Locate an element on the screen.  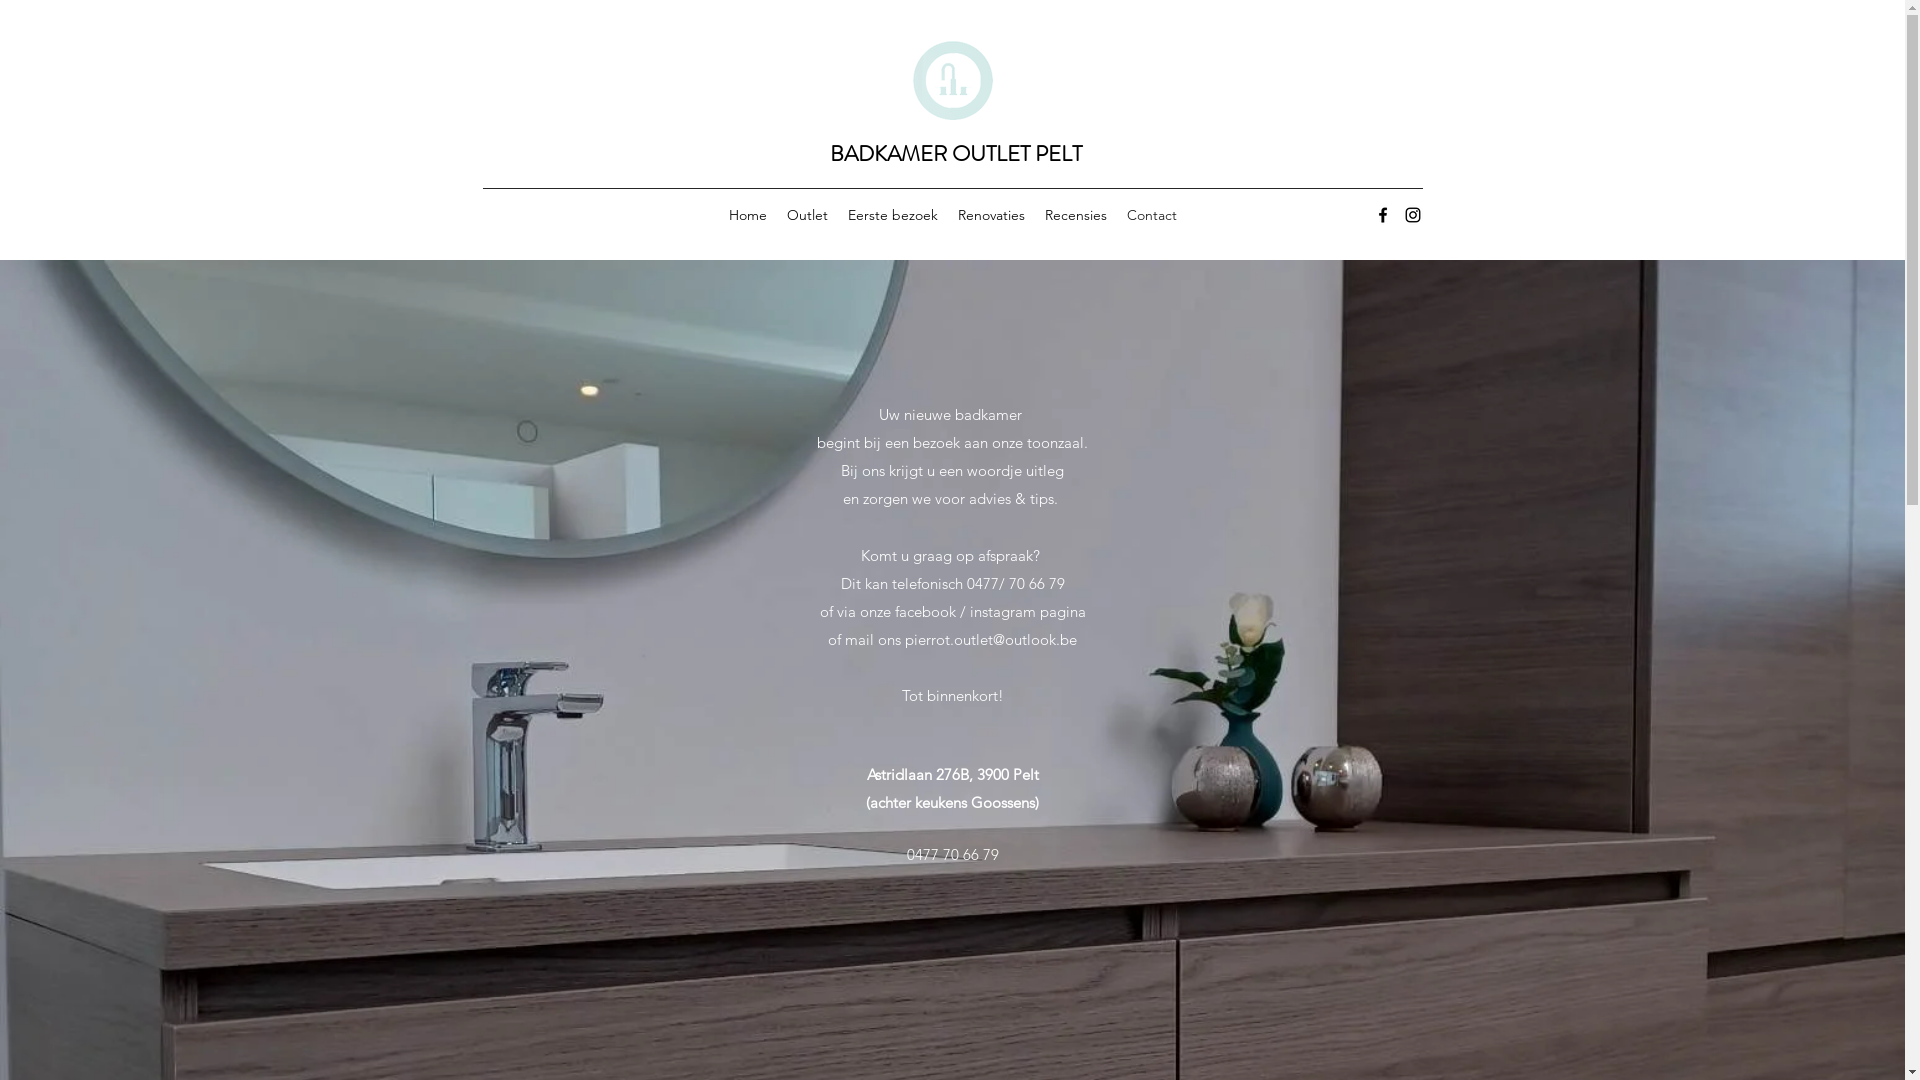
'BADKAMER OUTLET PELT' is located at coordinates (954, 152).